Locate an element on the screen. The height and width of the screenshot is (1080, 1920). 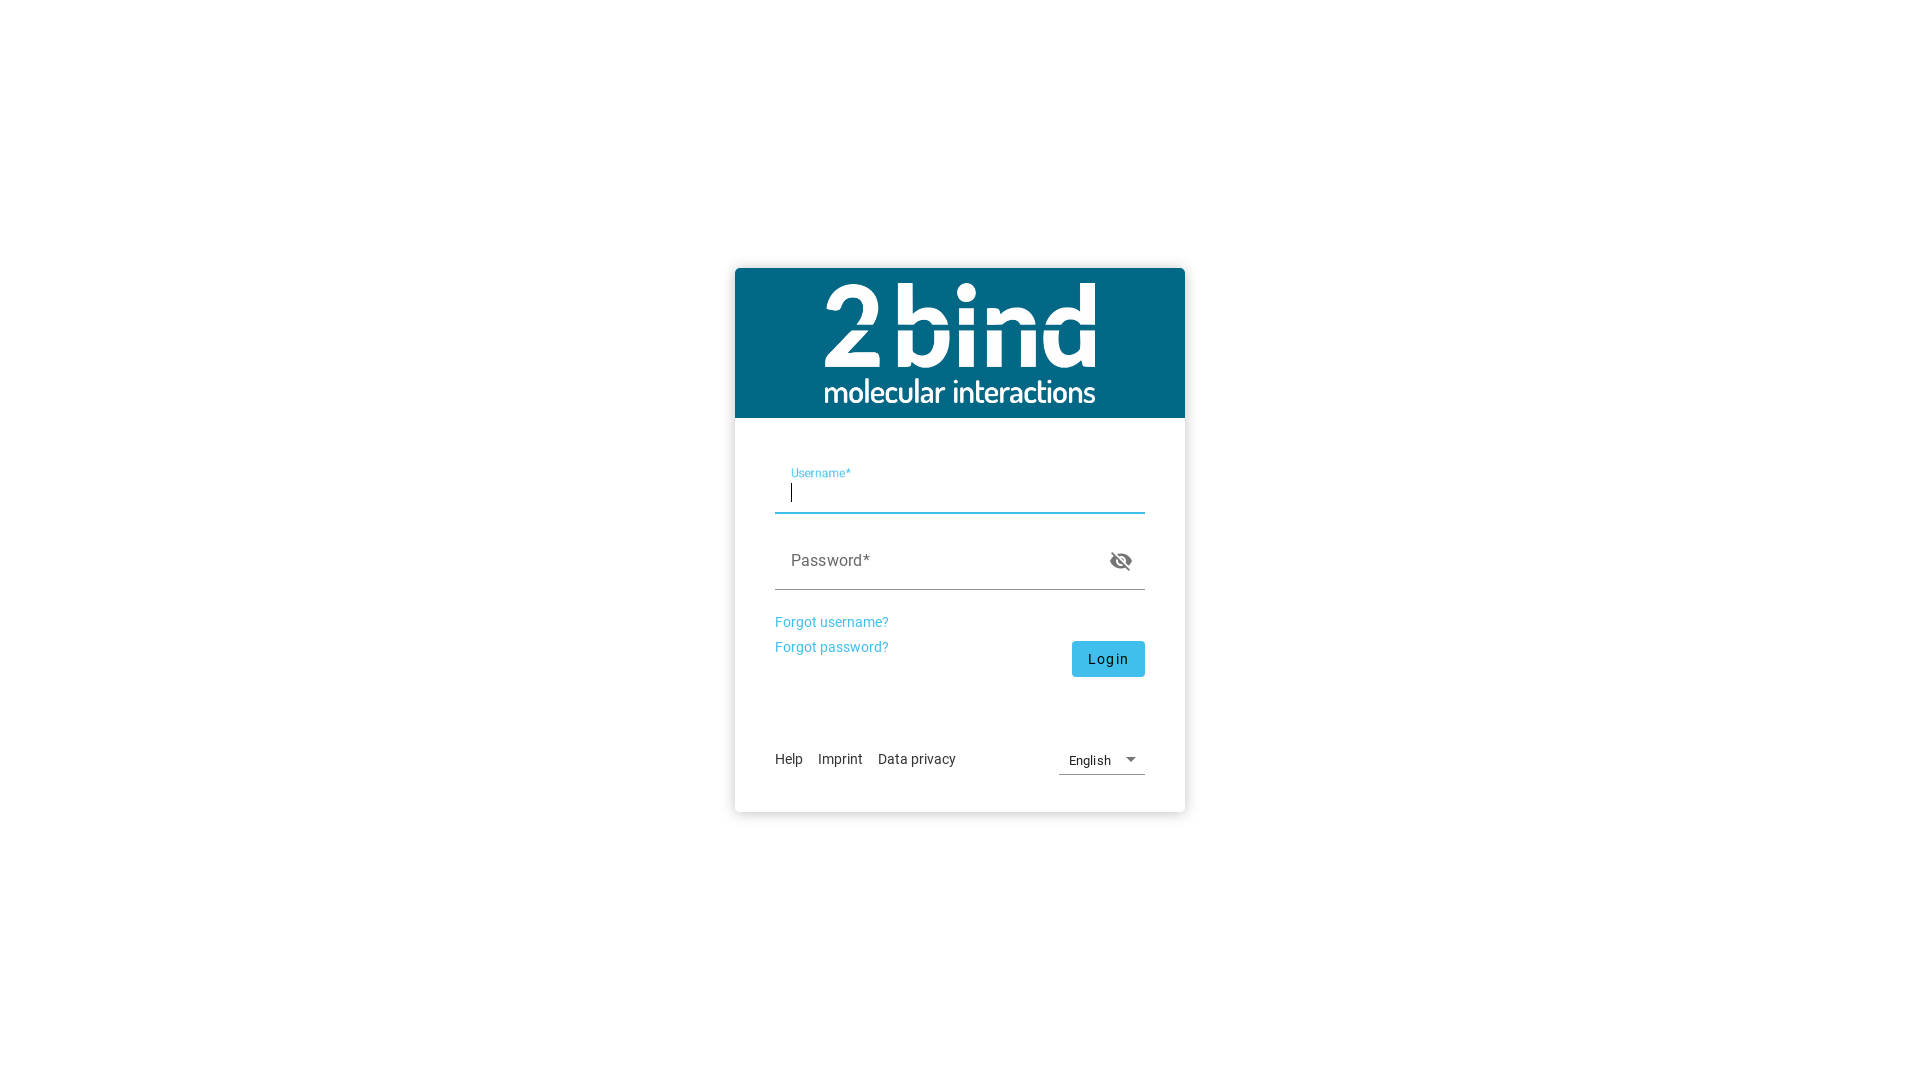
'Help' is located at coordinates (793, 759).